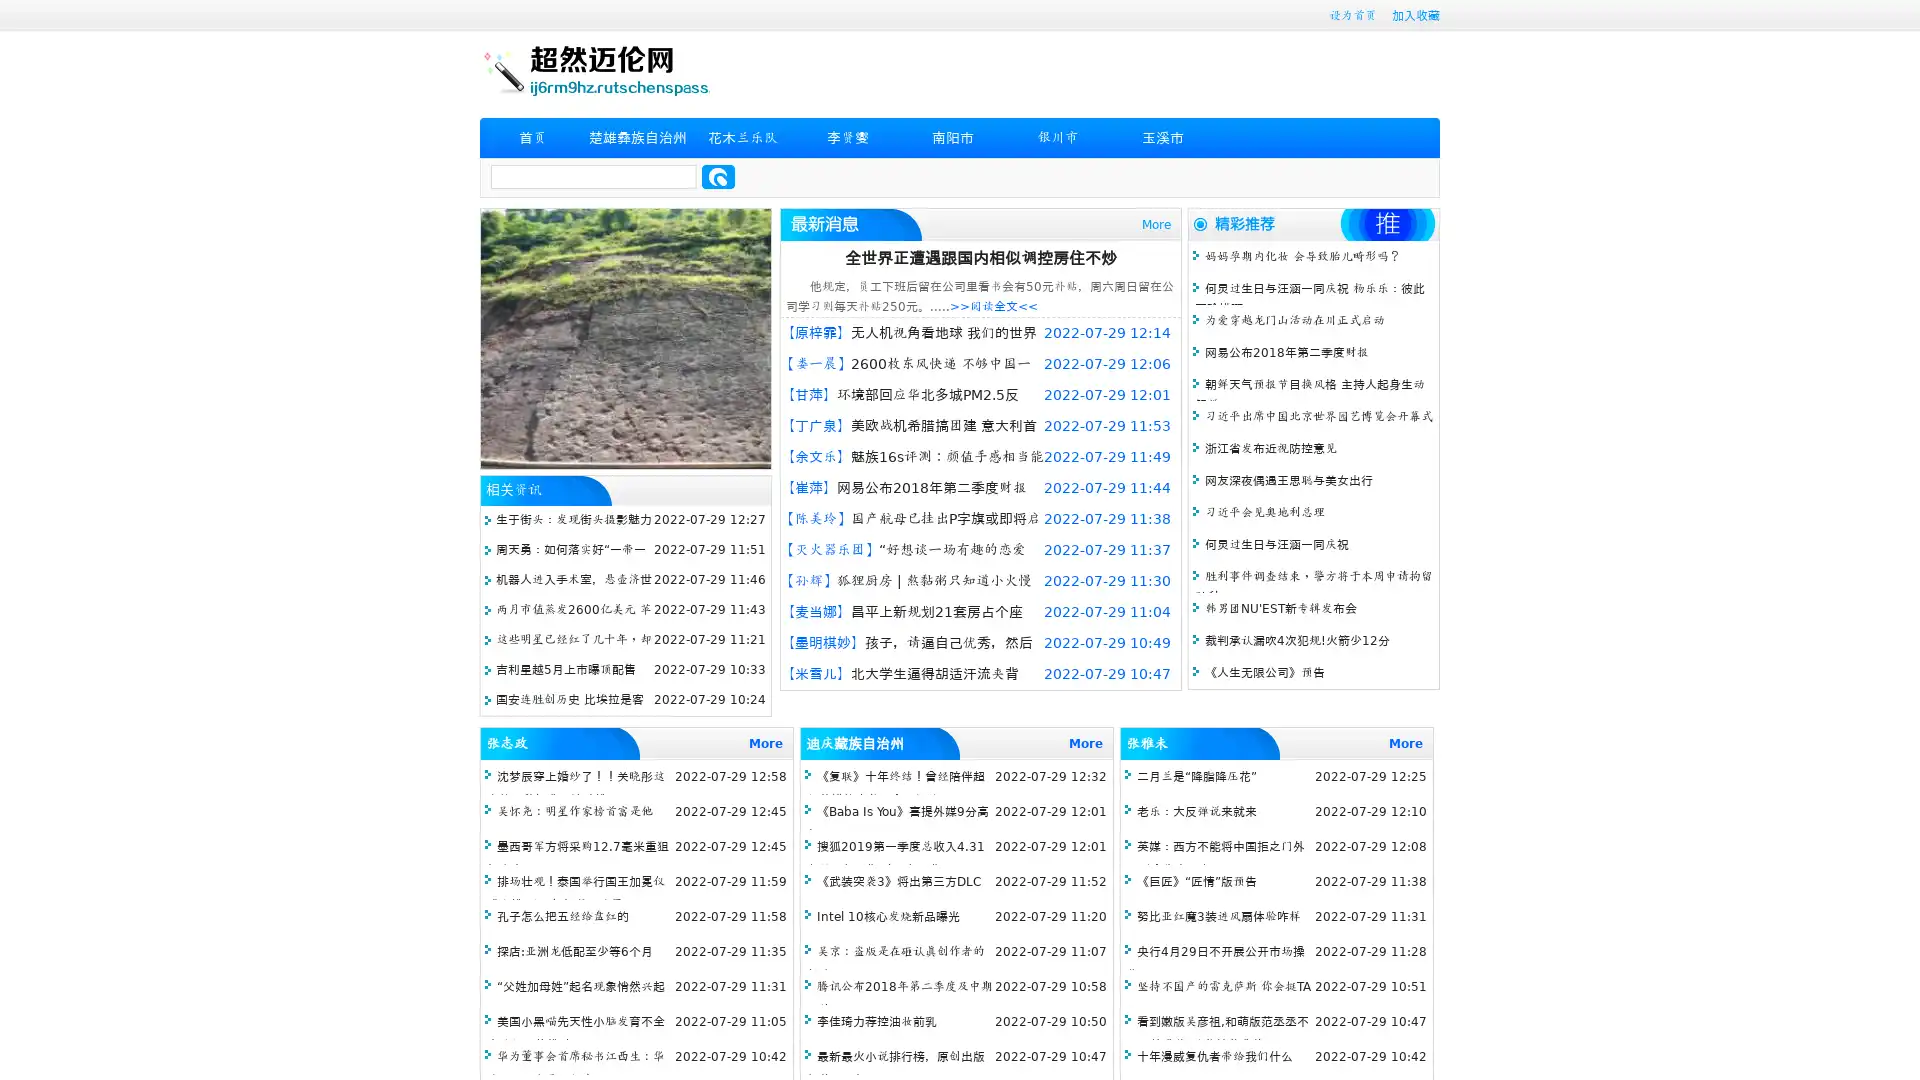 The width and height of the screenshot is (1920, 1080). I want to click on Search, so click(718, 176).